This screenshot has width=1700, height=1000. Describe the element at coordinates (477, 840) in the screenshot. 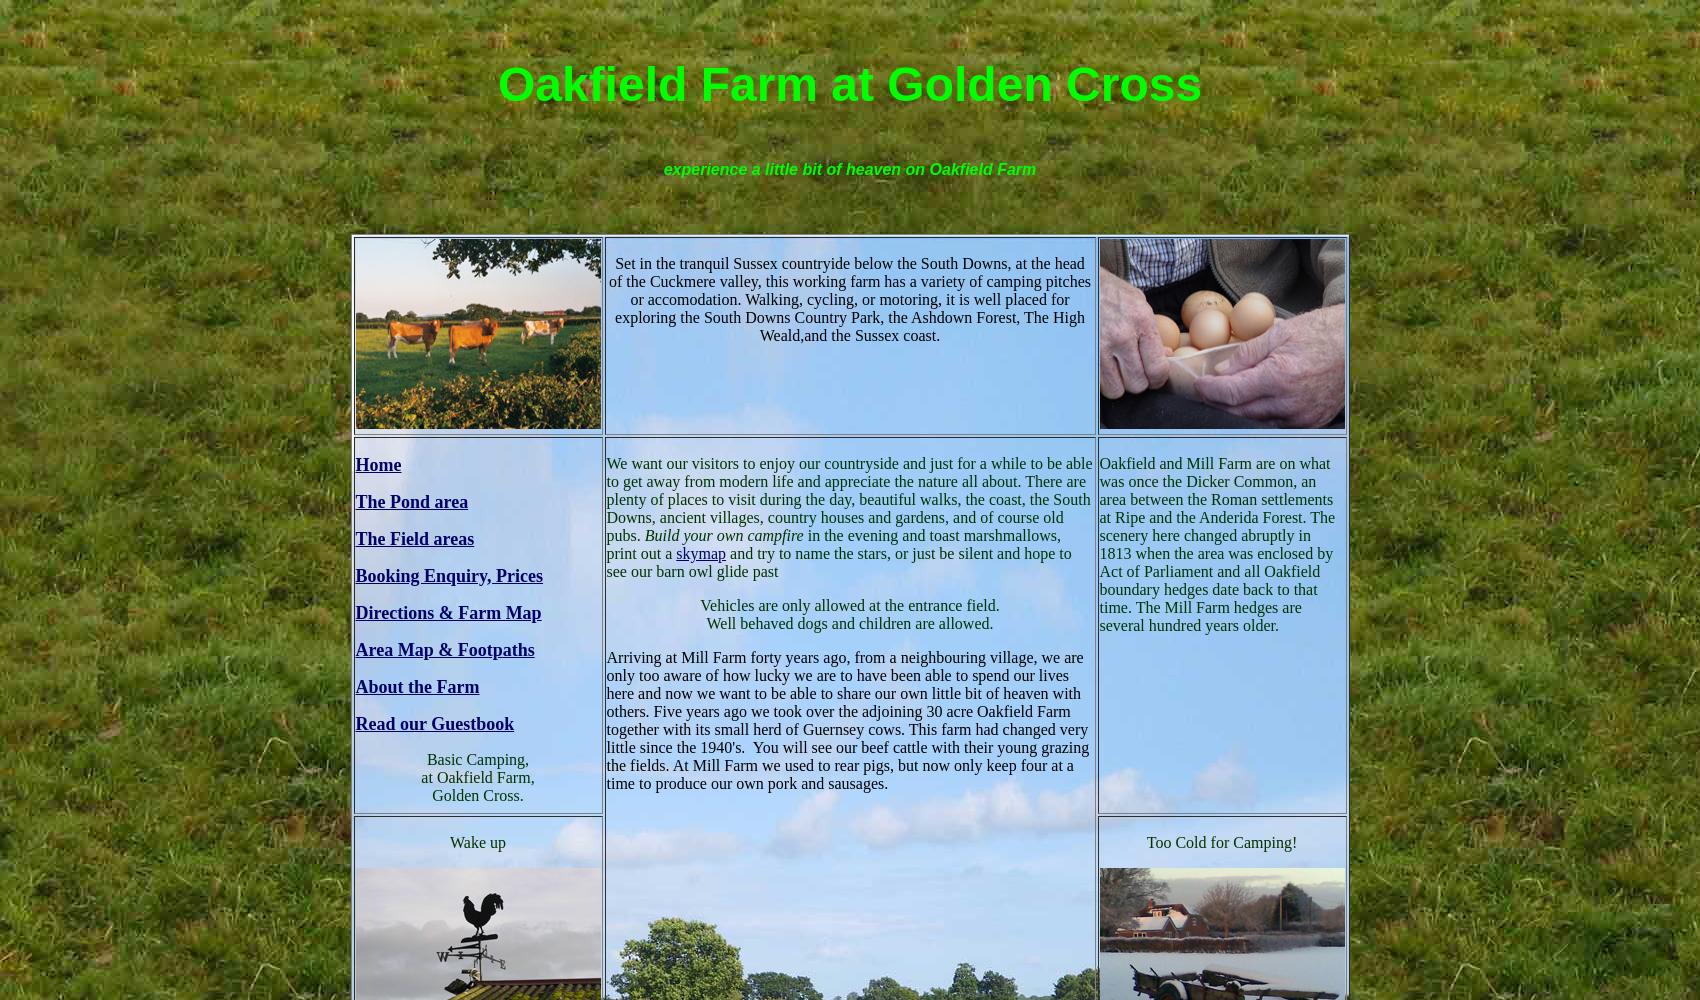

I see `'Wake up'` at that location.